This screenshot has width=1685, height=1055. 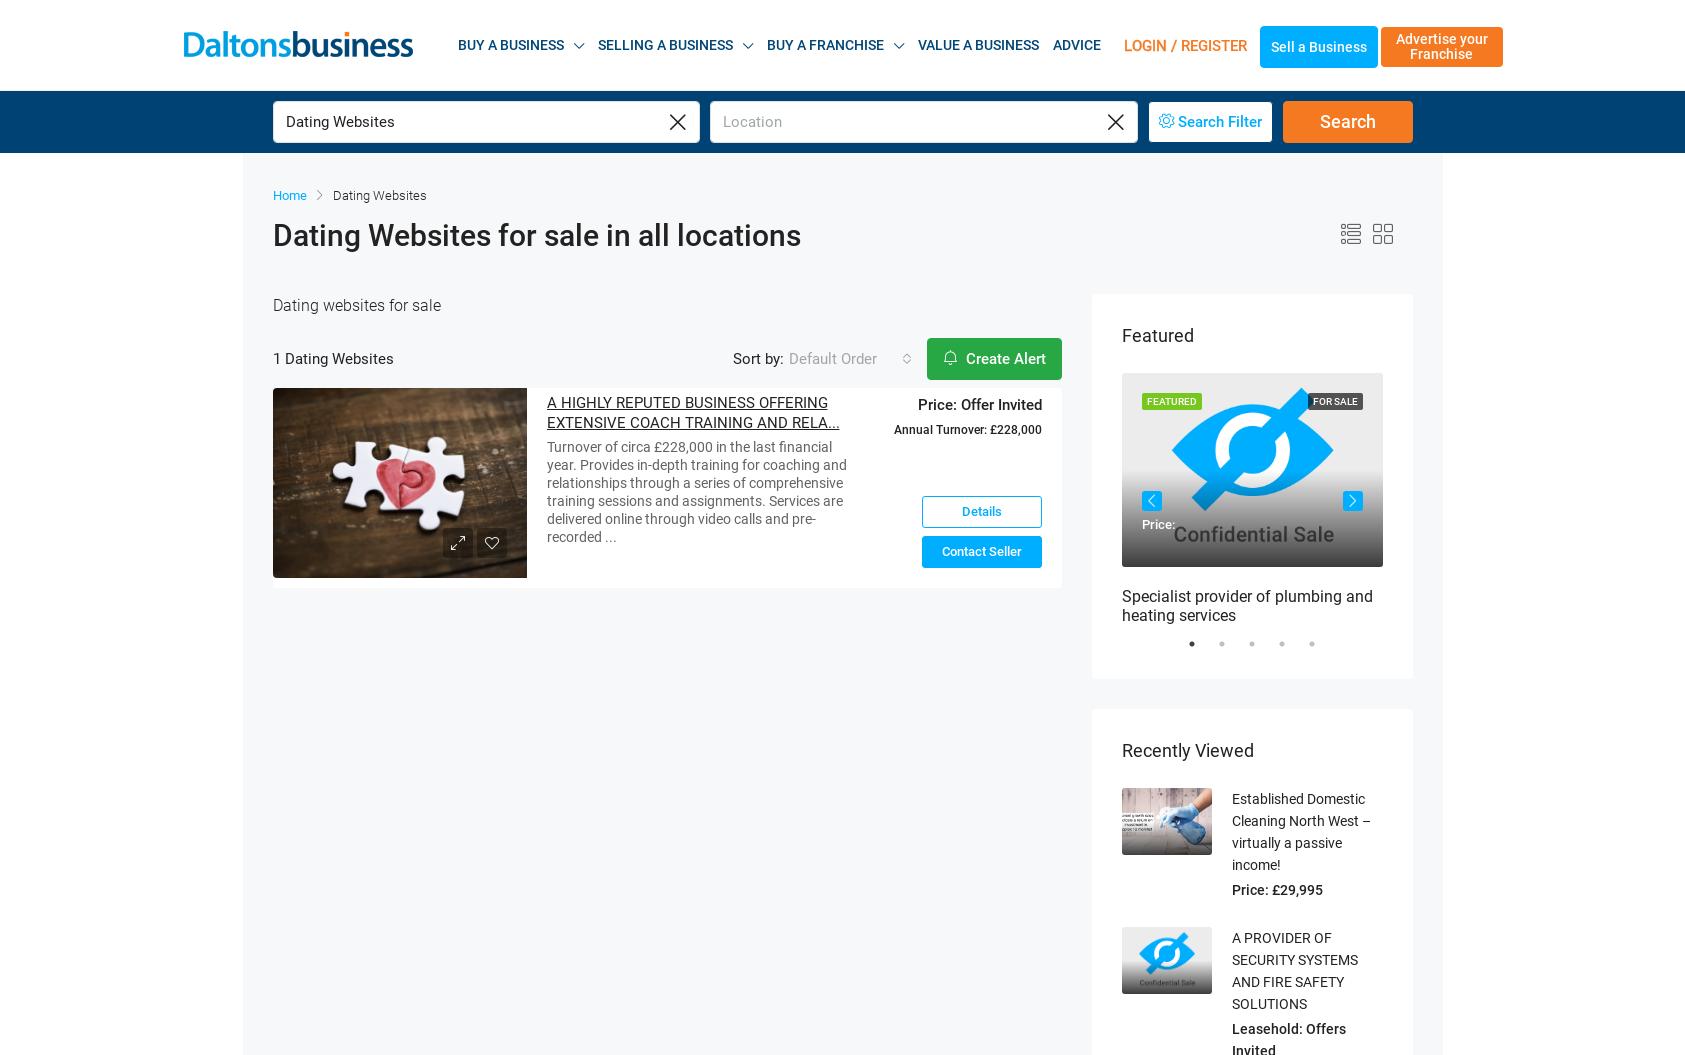 What do you see at coordinates (1218, 95) in the screenshot?
I see `'Search Filter'` at bounding box center [1218, 95].